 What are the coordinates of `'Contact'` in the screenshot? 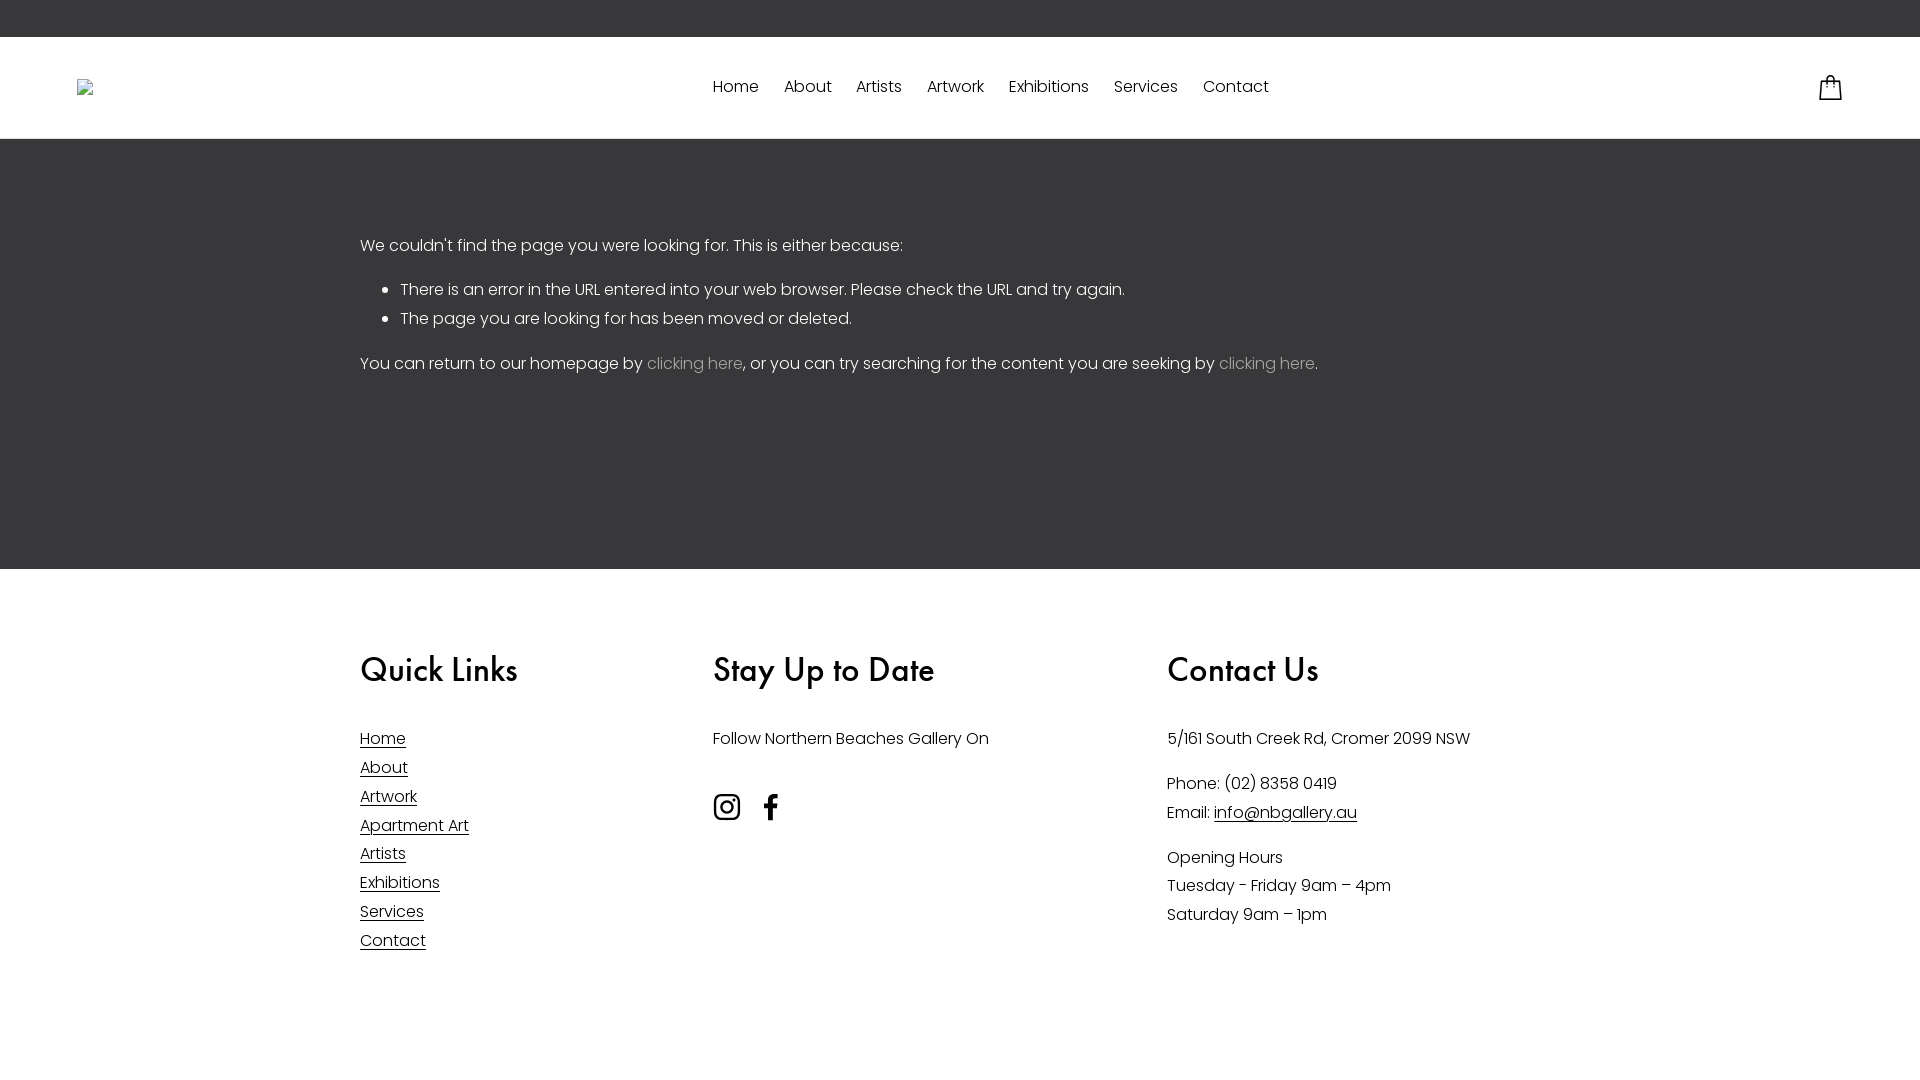 It's located at (393, 941).